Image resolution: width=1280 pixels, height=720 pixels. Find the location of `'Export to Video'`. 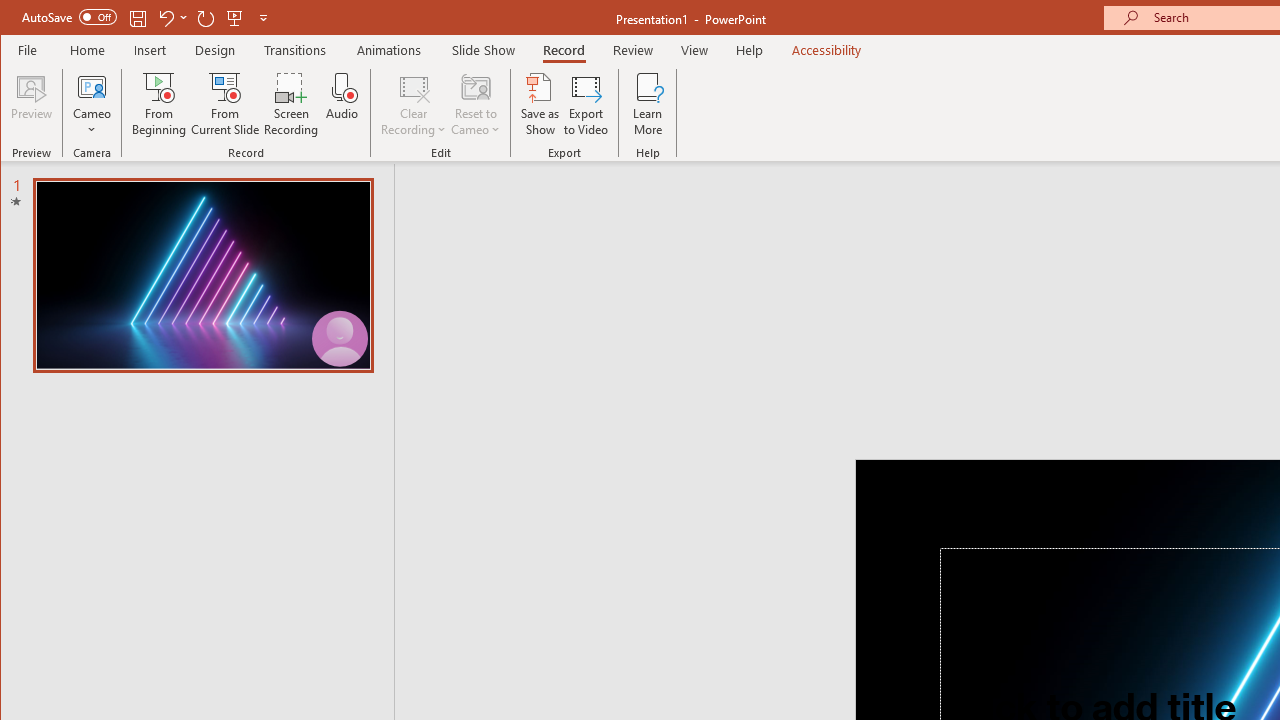

'Export to Video' is located at coordinates (585, 104).